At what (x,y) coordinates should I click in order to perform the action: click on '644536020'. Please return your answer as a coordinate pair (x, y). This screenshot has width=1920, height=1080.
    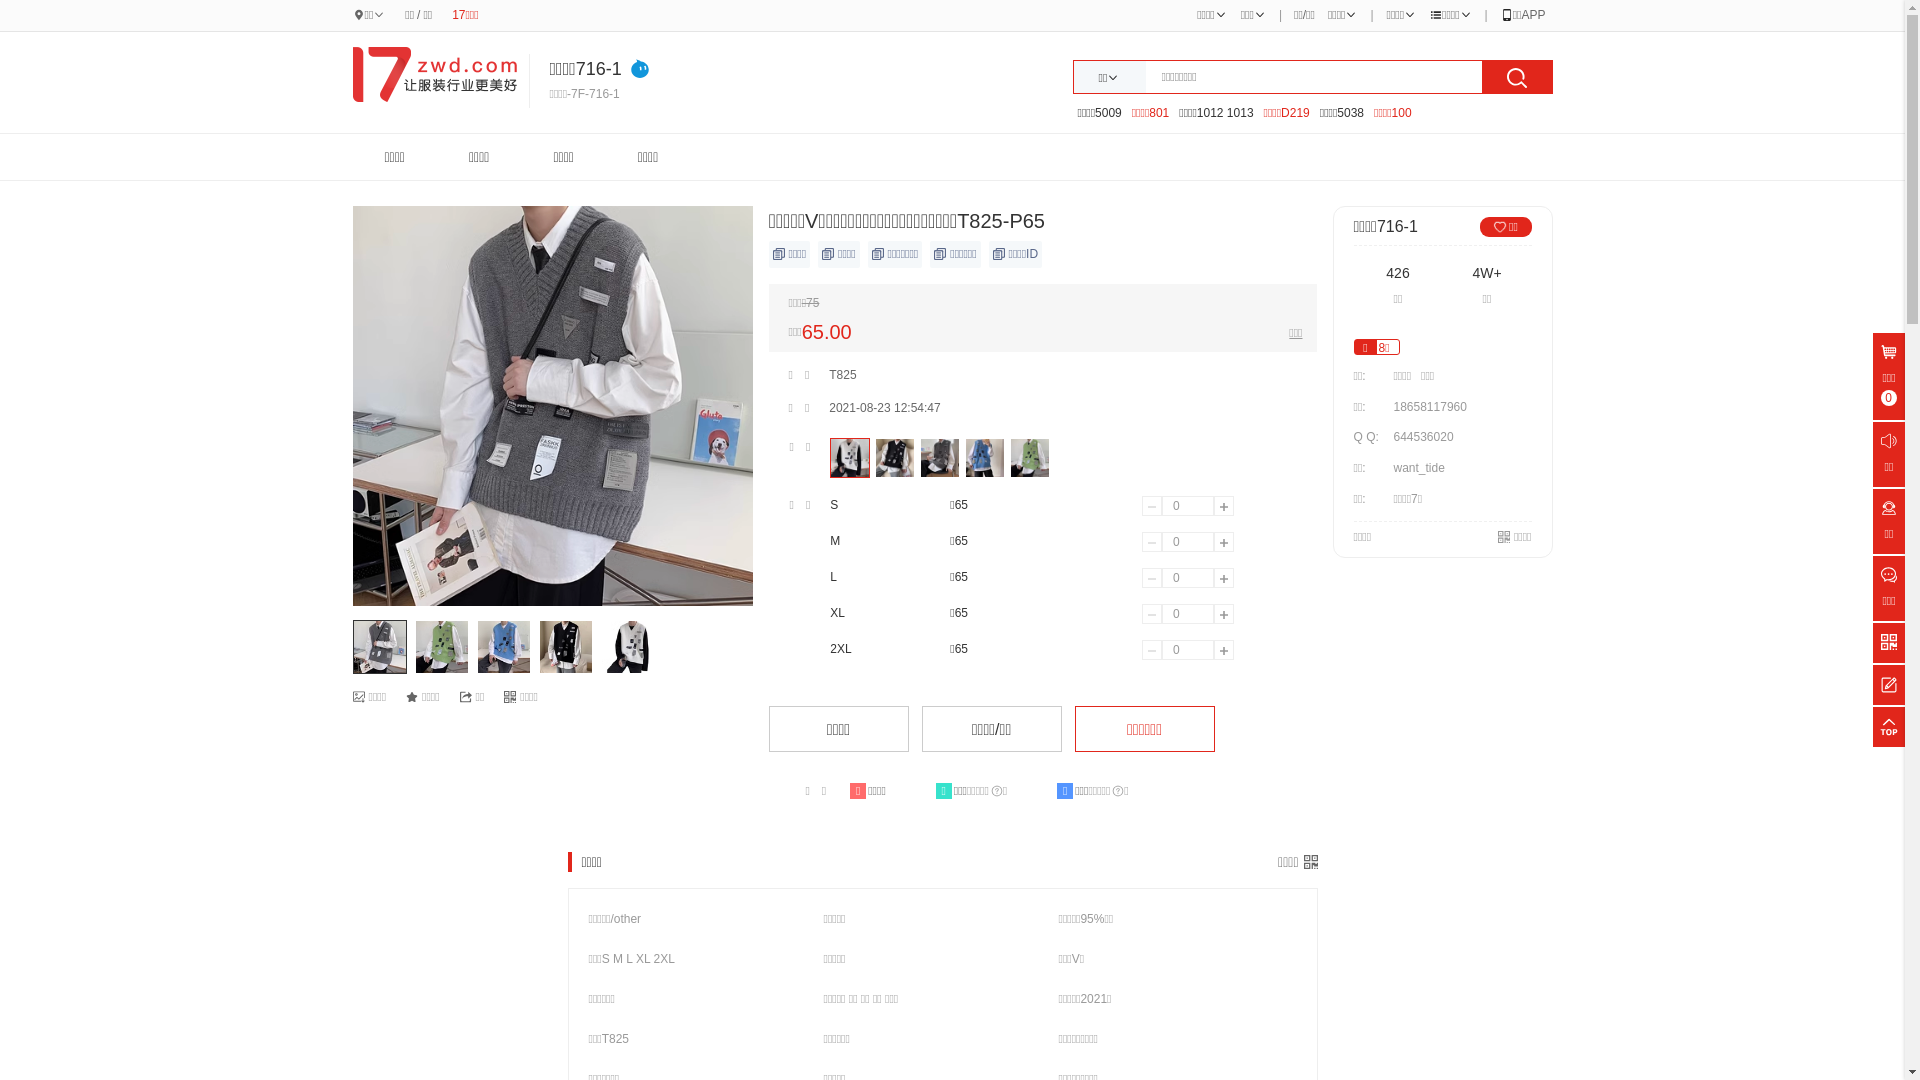
    Looking at the image, I should click on (1421, 435).